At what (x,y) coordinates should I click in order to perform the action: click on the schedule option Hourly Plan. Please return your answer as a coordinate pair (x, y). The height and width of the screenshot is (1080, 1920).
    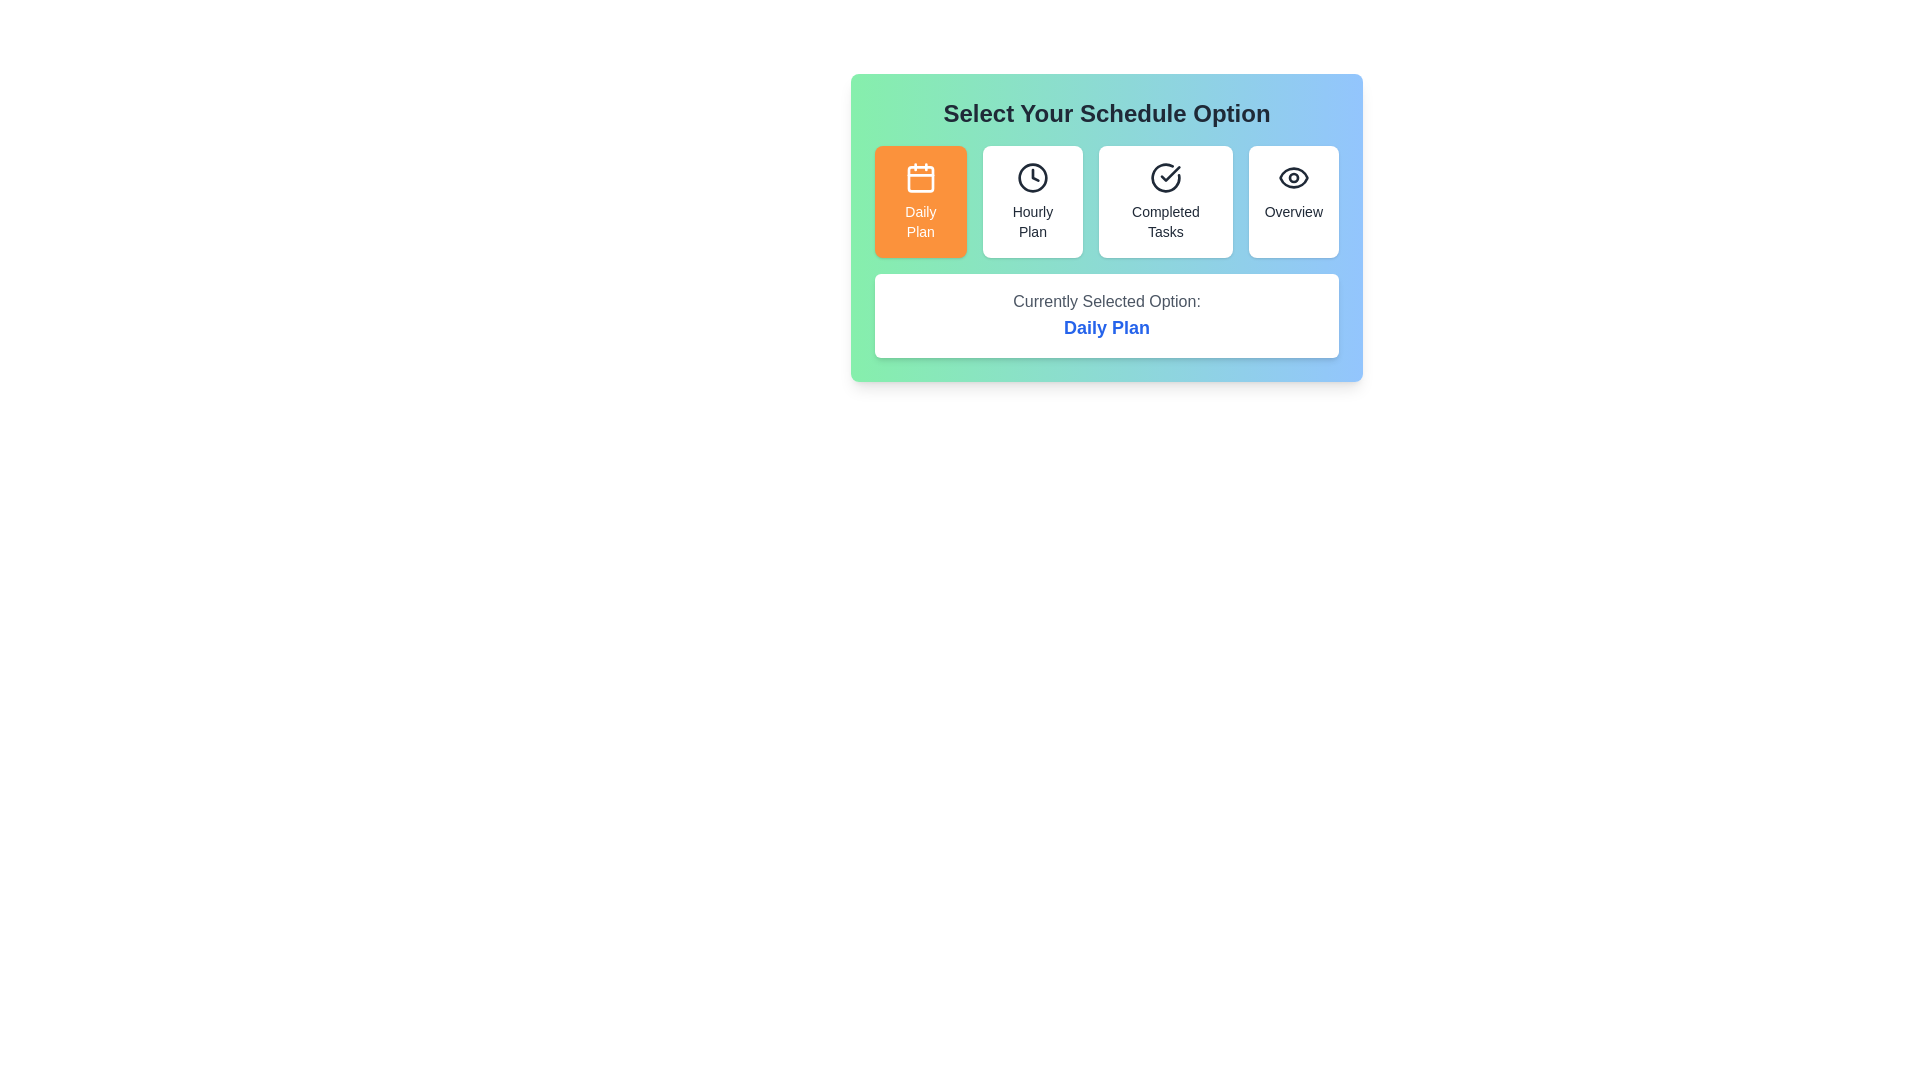
    Looking at the image, I should click on (1032, 201).